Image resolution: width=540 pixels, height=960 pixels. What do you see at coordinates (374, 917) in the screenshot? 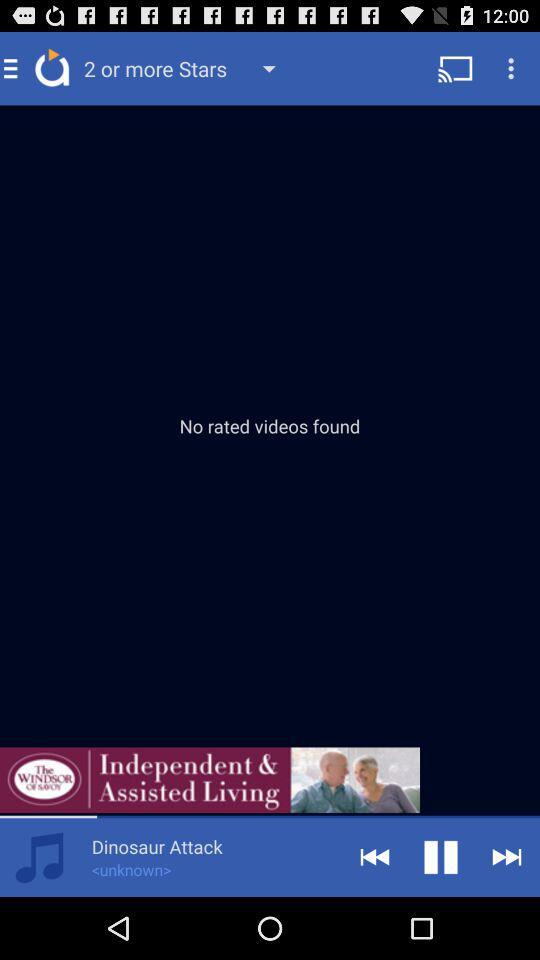
I see `the av_rewind icon` at bounding box center [374, 917].